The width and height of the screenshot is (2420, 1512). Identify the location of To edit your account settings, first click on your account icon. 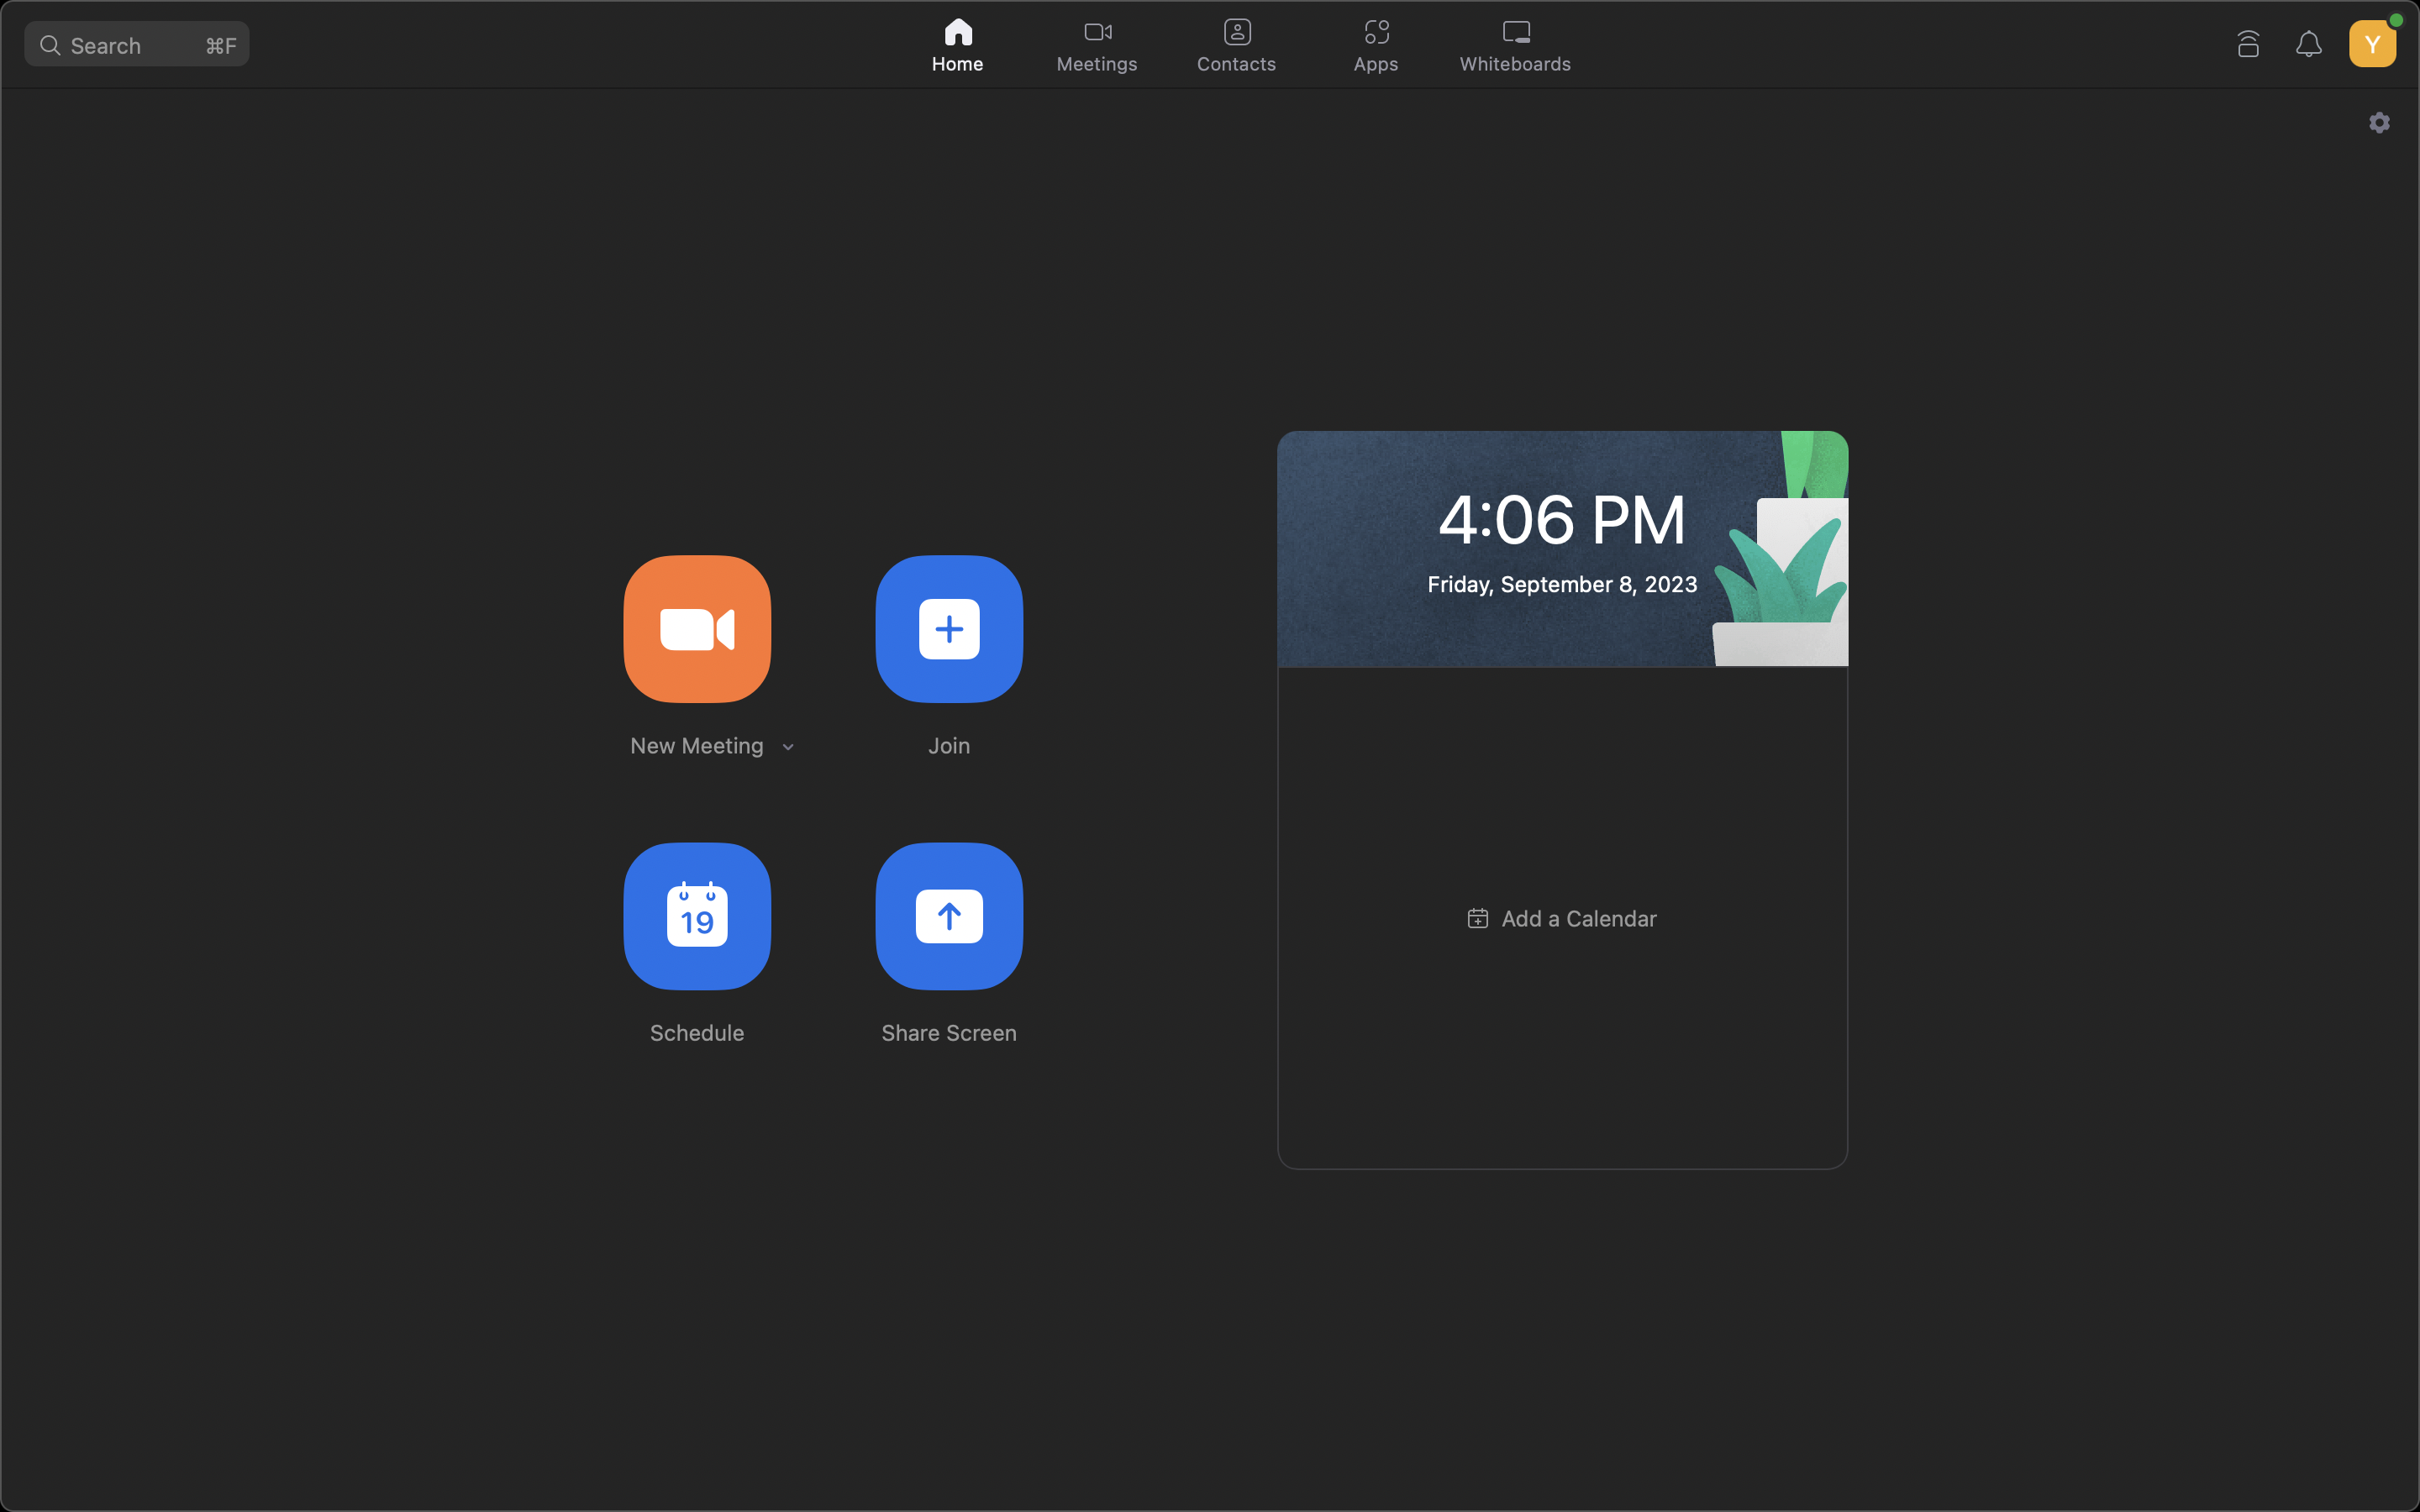
(2370, 38).